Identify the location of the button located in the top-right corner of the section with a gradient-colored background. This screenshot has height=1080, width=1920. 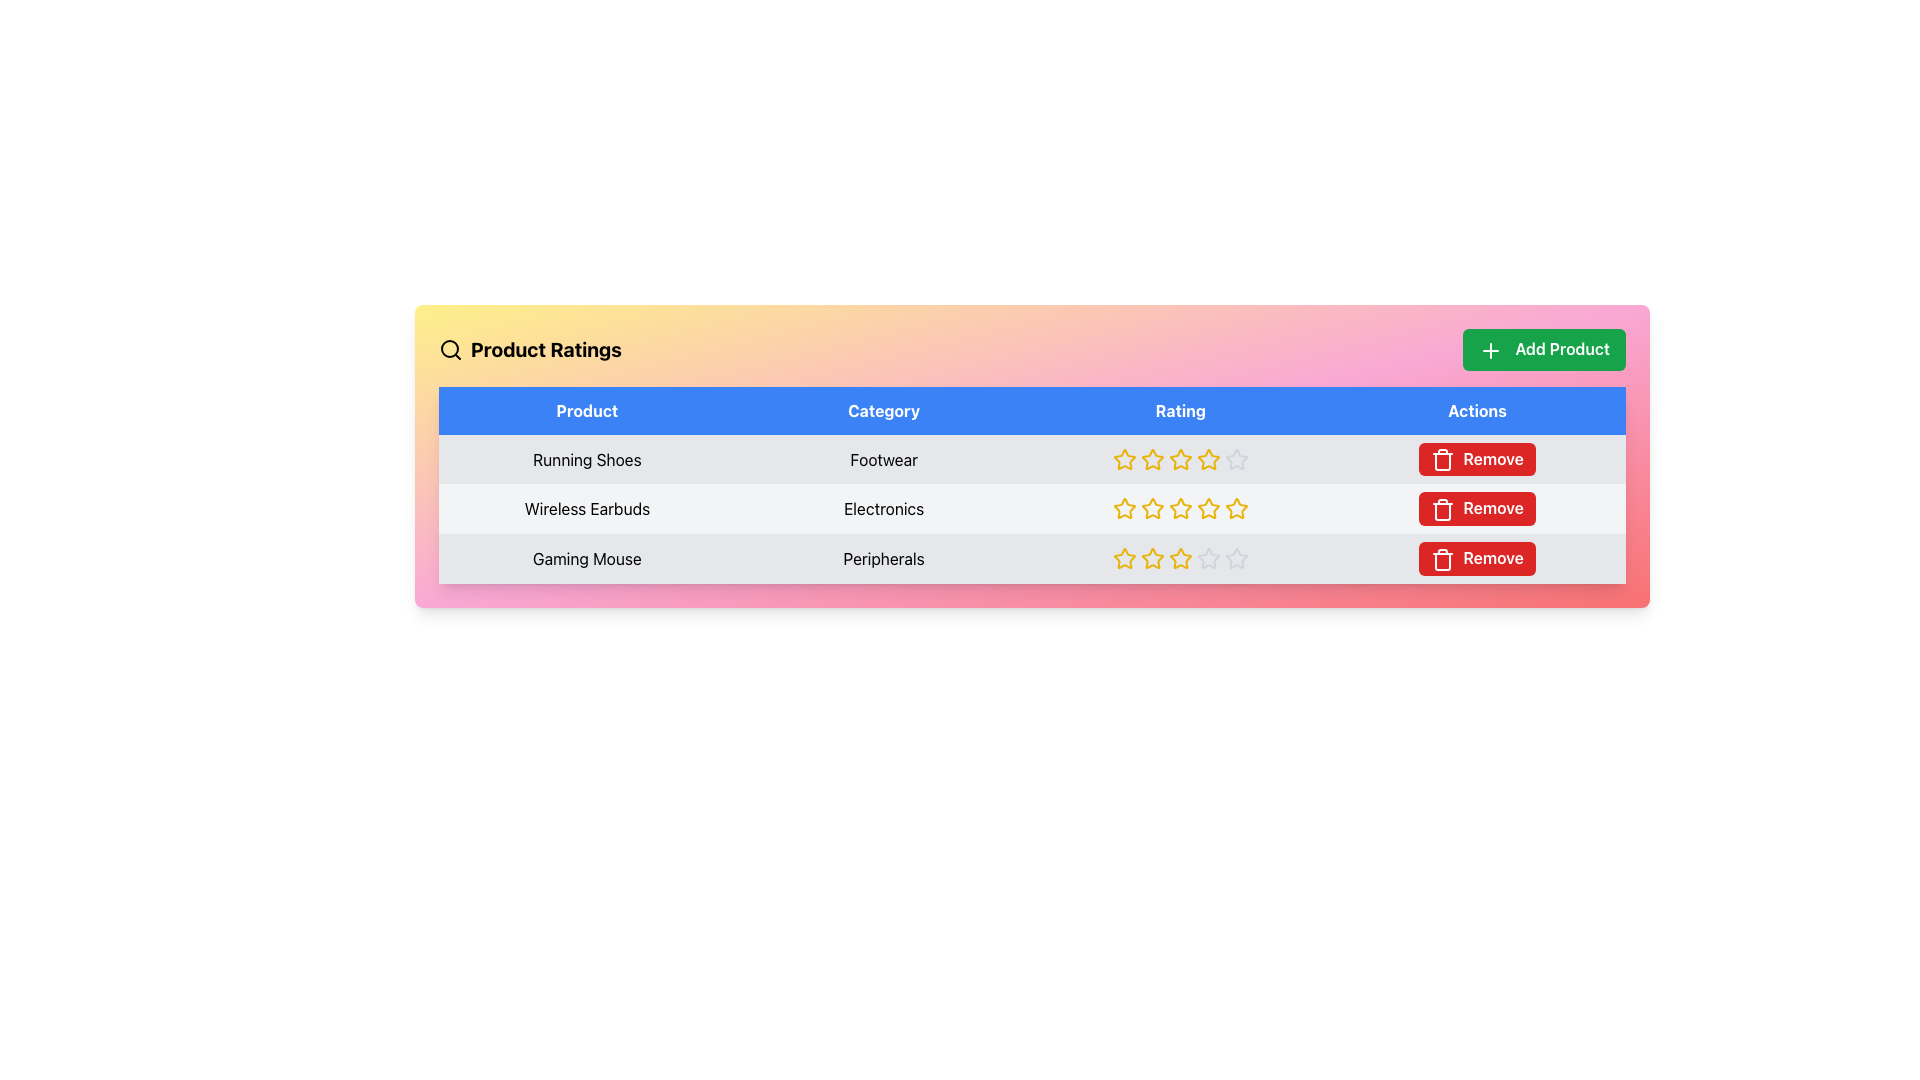
(1543, 348).